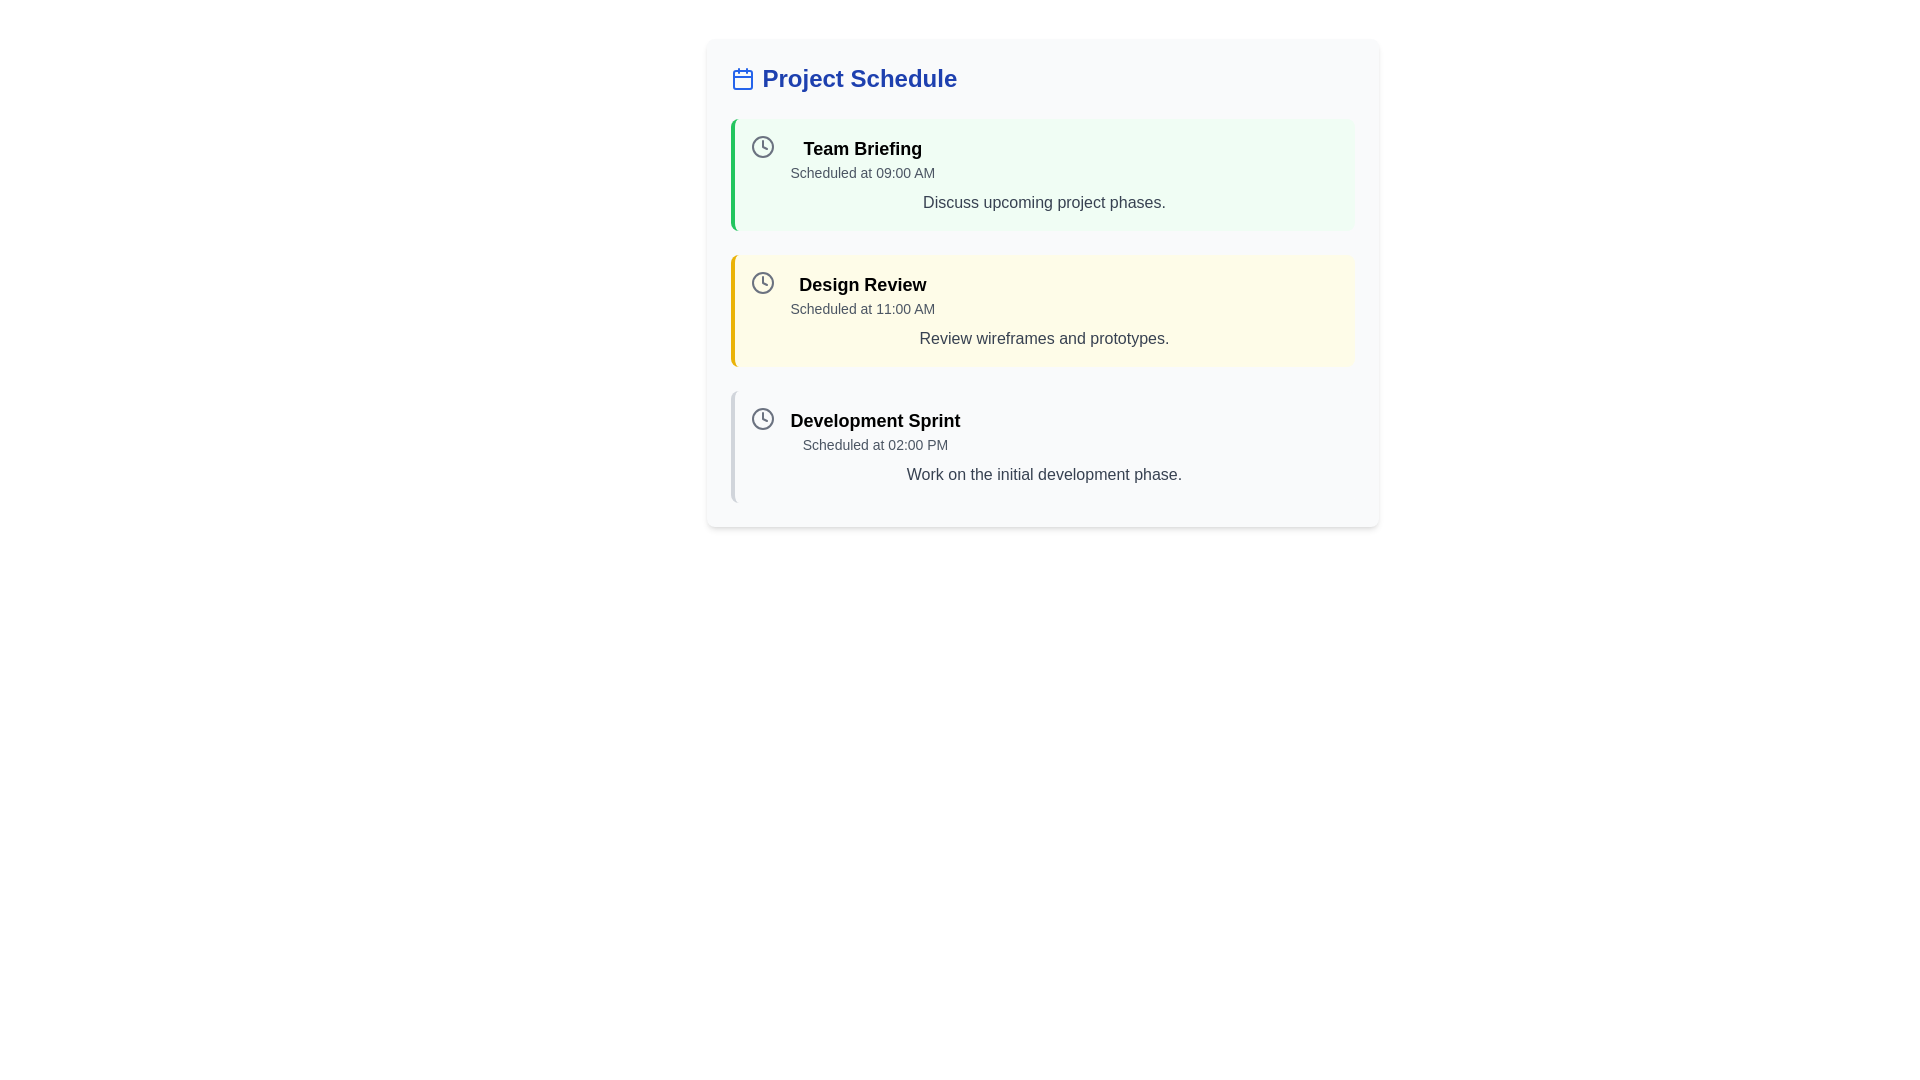 The image size is (1920, 1080). I want to click on the Information Card indicating a scheduled event in the project timeline, so click(1041, 311).